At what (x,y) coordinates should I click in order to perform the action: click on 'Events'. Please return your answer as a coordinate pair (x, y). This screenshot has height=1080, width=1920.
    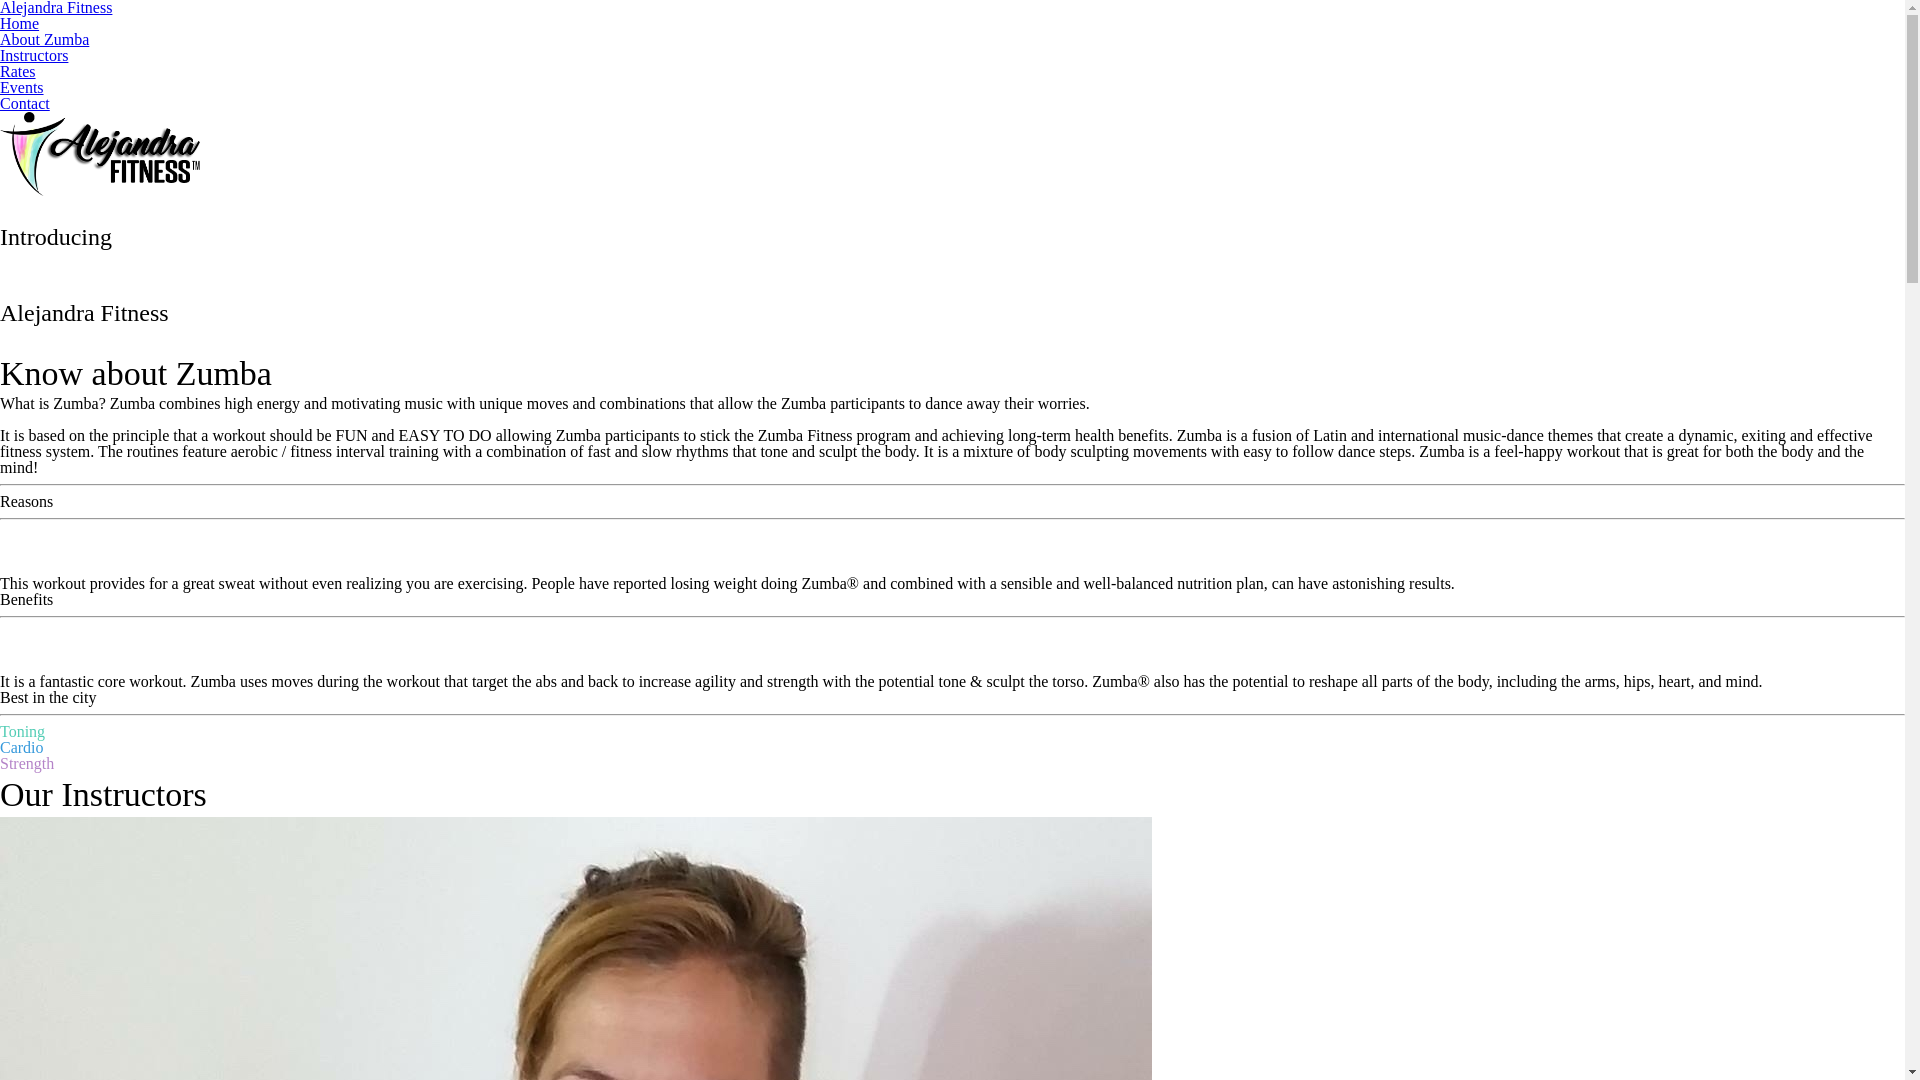
    Looking at the image, I should click on (22, 86).